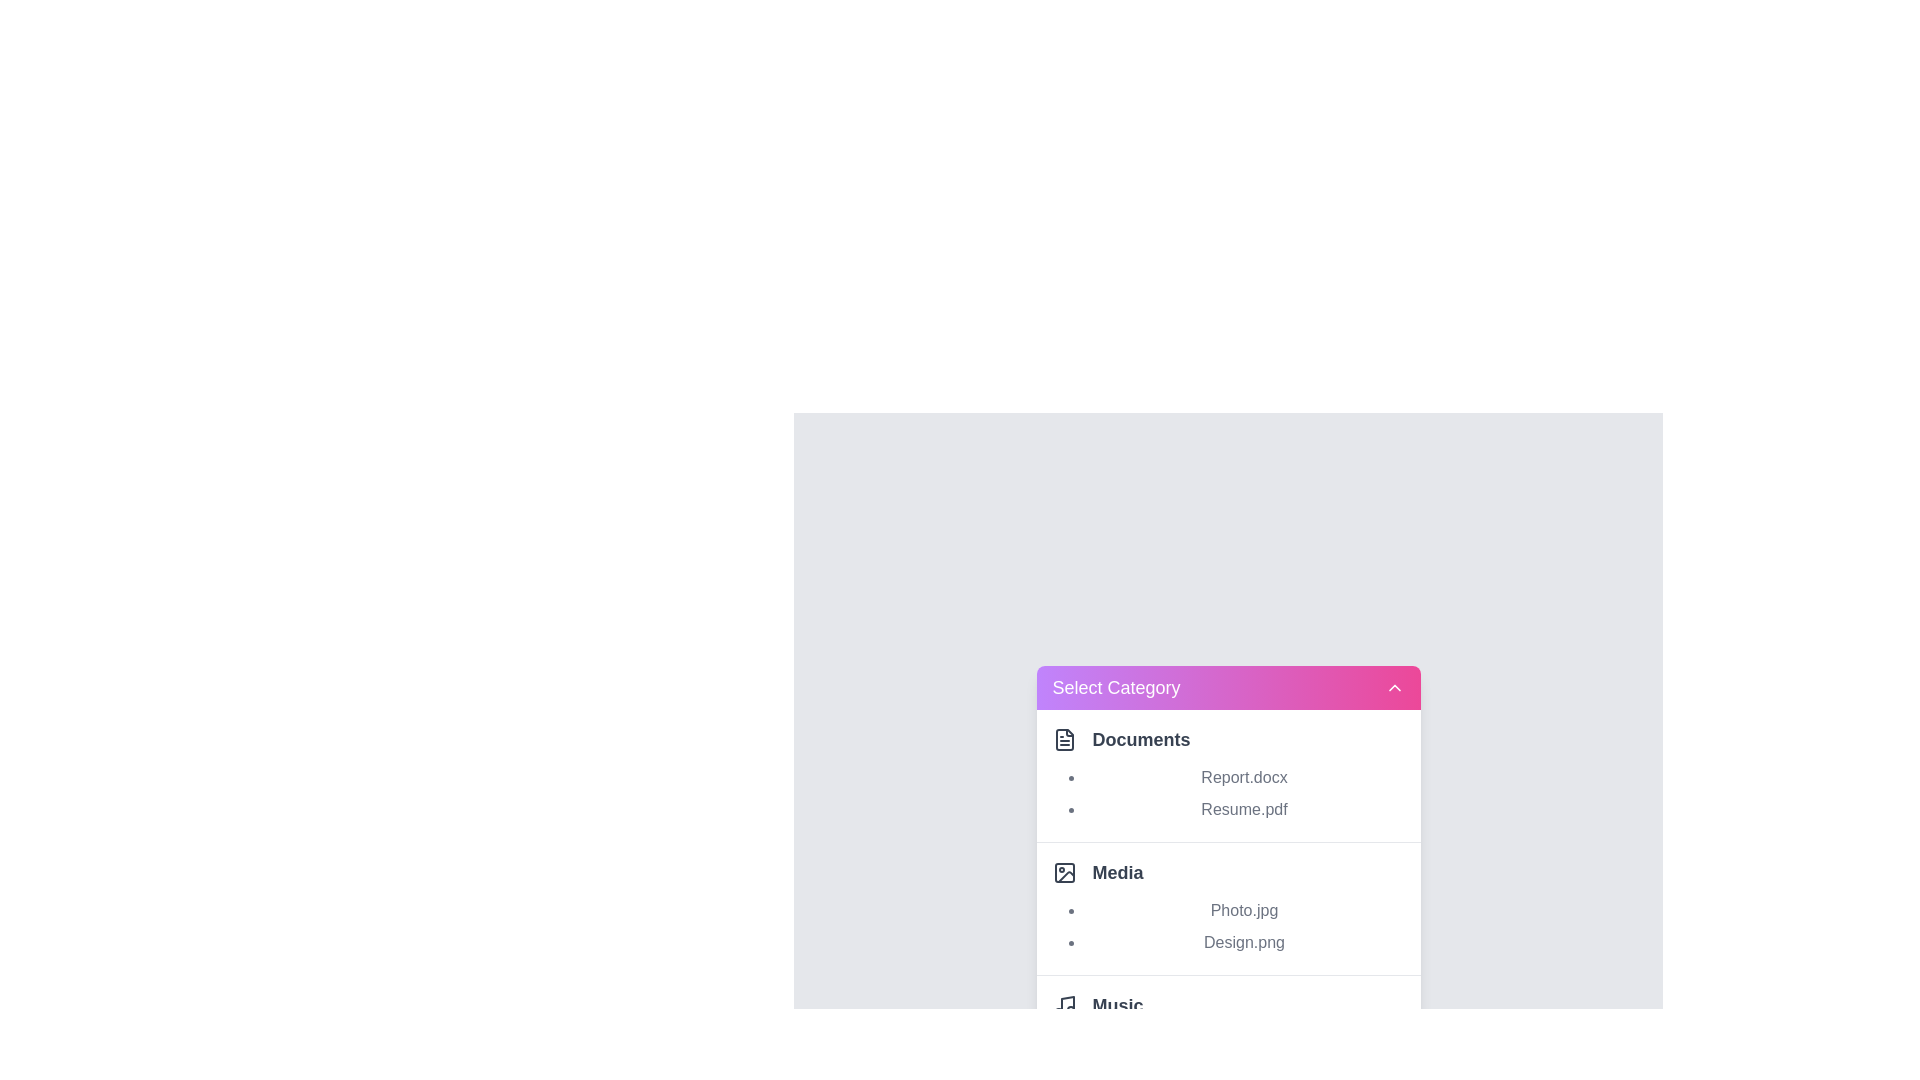  I want to click on the 'Media' icon representation located to the left of the text 'Media' in the interface, so click(1063, 871).